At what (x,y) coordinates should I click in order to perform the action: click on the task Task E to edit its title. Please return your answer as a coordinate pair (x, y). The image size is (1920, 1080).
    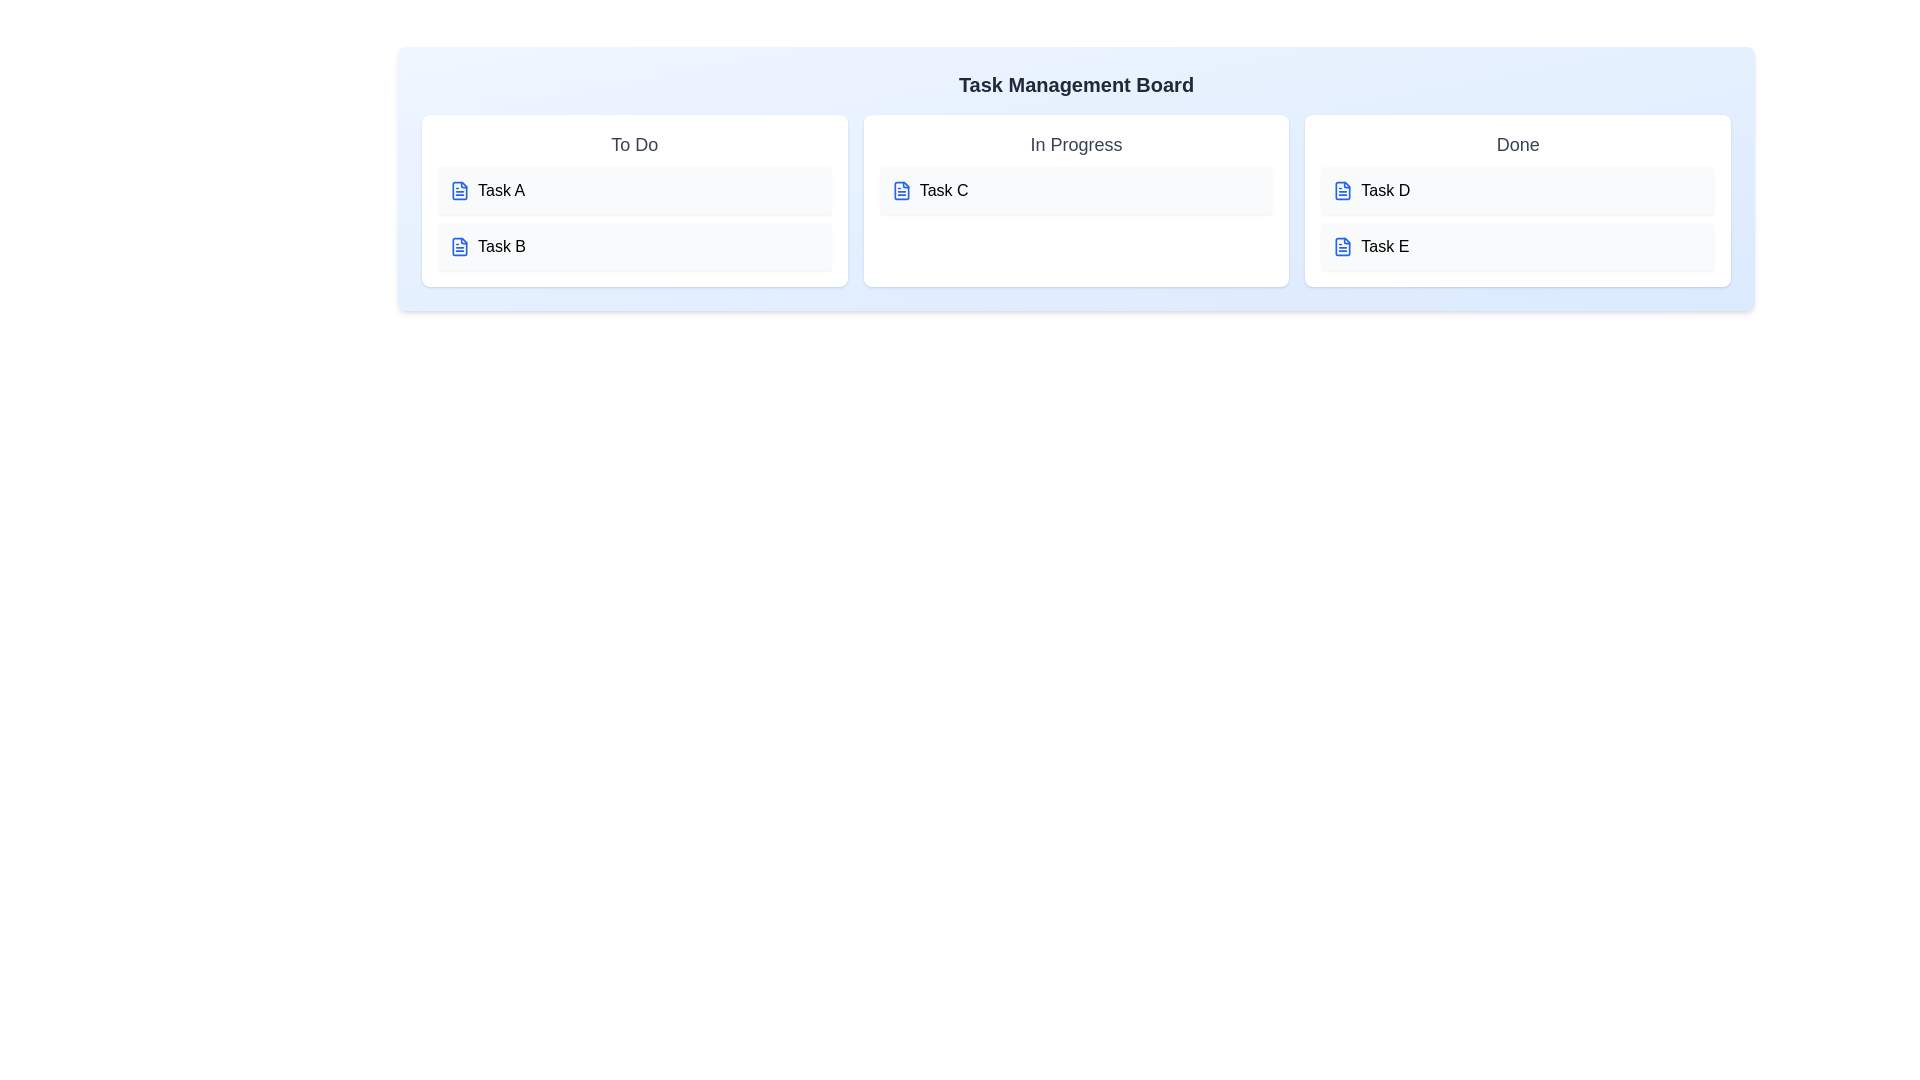
    Looking at the image, I should click on (1518, 245).